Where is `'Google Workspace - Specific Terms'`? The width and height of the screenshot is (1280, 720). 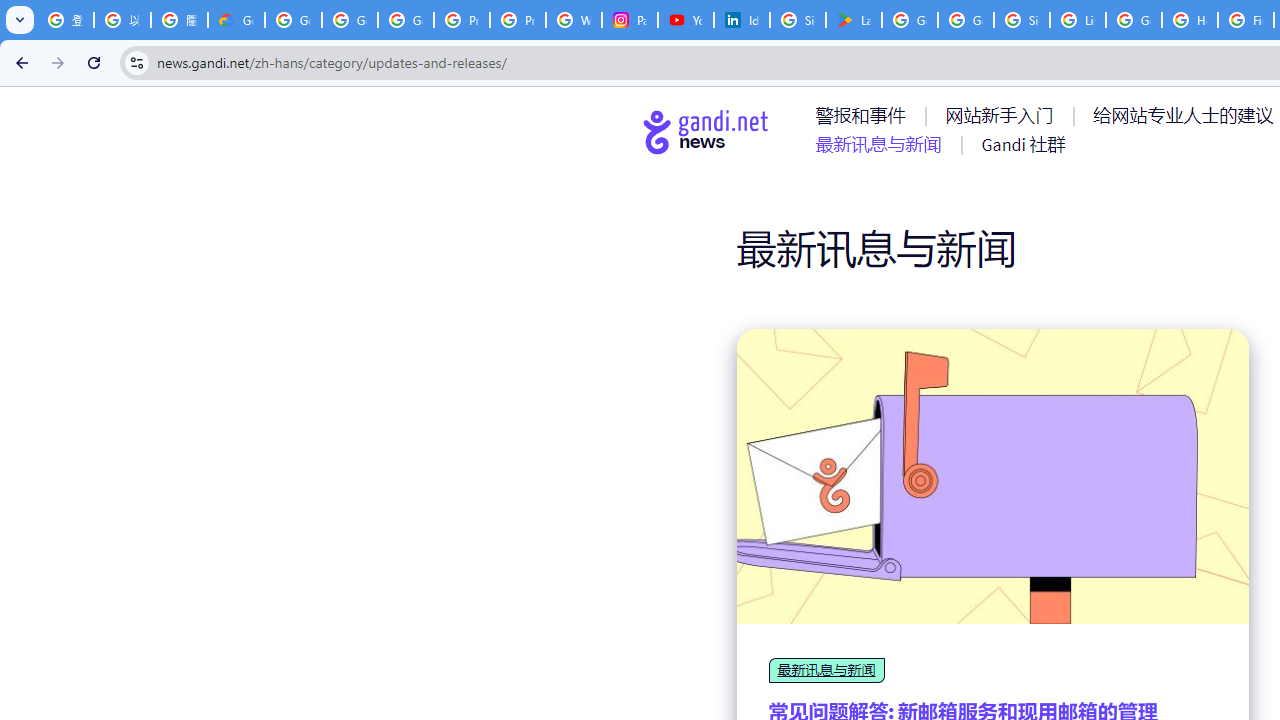 'Google Workspace - Specific Terms' is located at coordinates (966, 20).